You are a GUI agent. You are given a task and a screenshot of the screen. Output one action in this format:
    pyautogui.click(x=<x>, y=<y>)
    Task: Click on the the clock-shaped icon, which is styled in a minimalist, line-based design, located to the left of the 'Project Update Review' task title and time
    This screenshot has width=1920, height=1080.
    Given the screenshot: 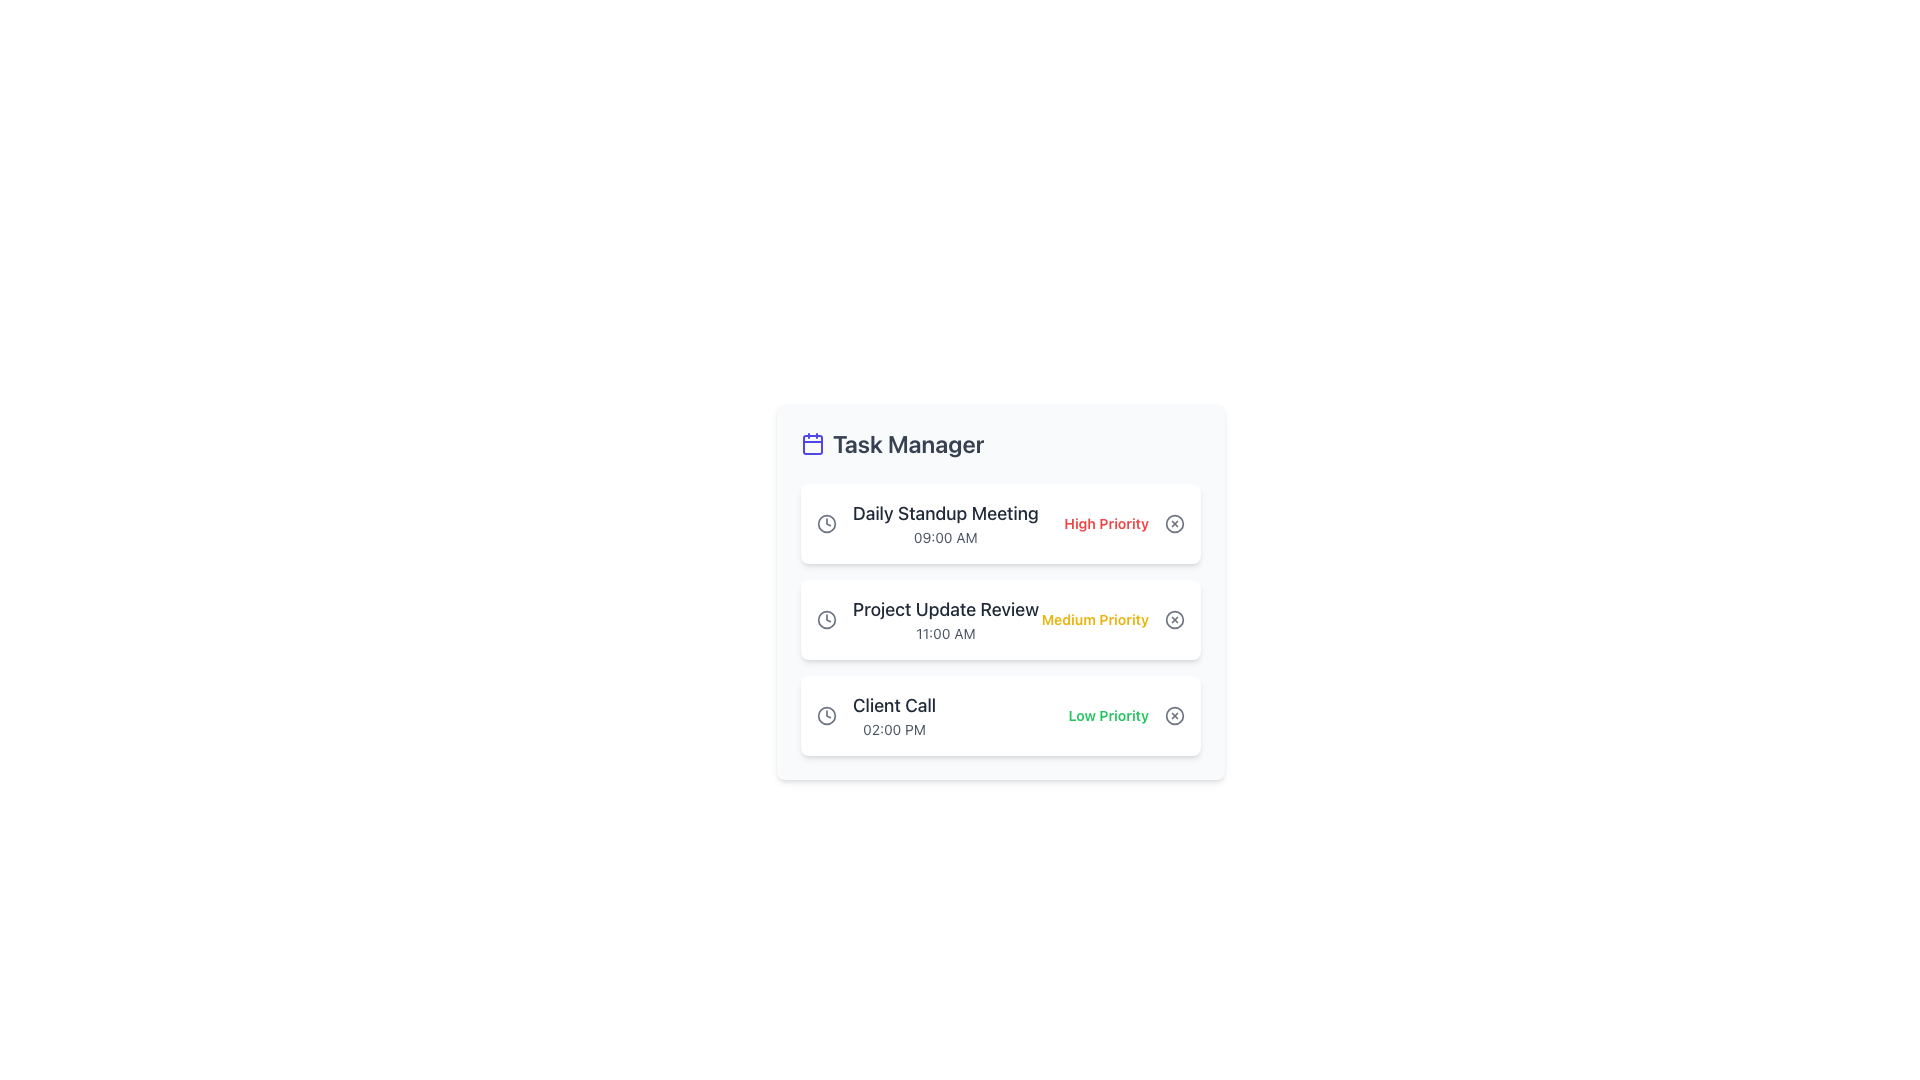 What is the action you would take?
    pyautogui.click(x=826, y=619)
    